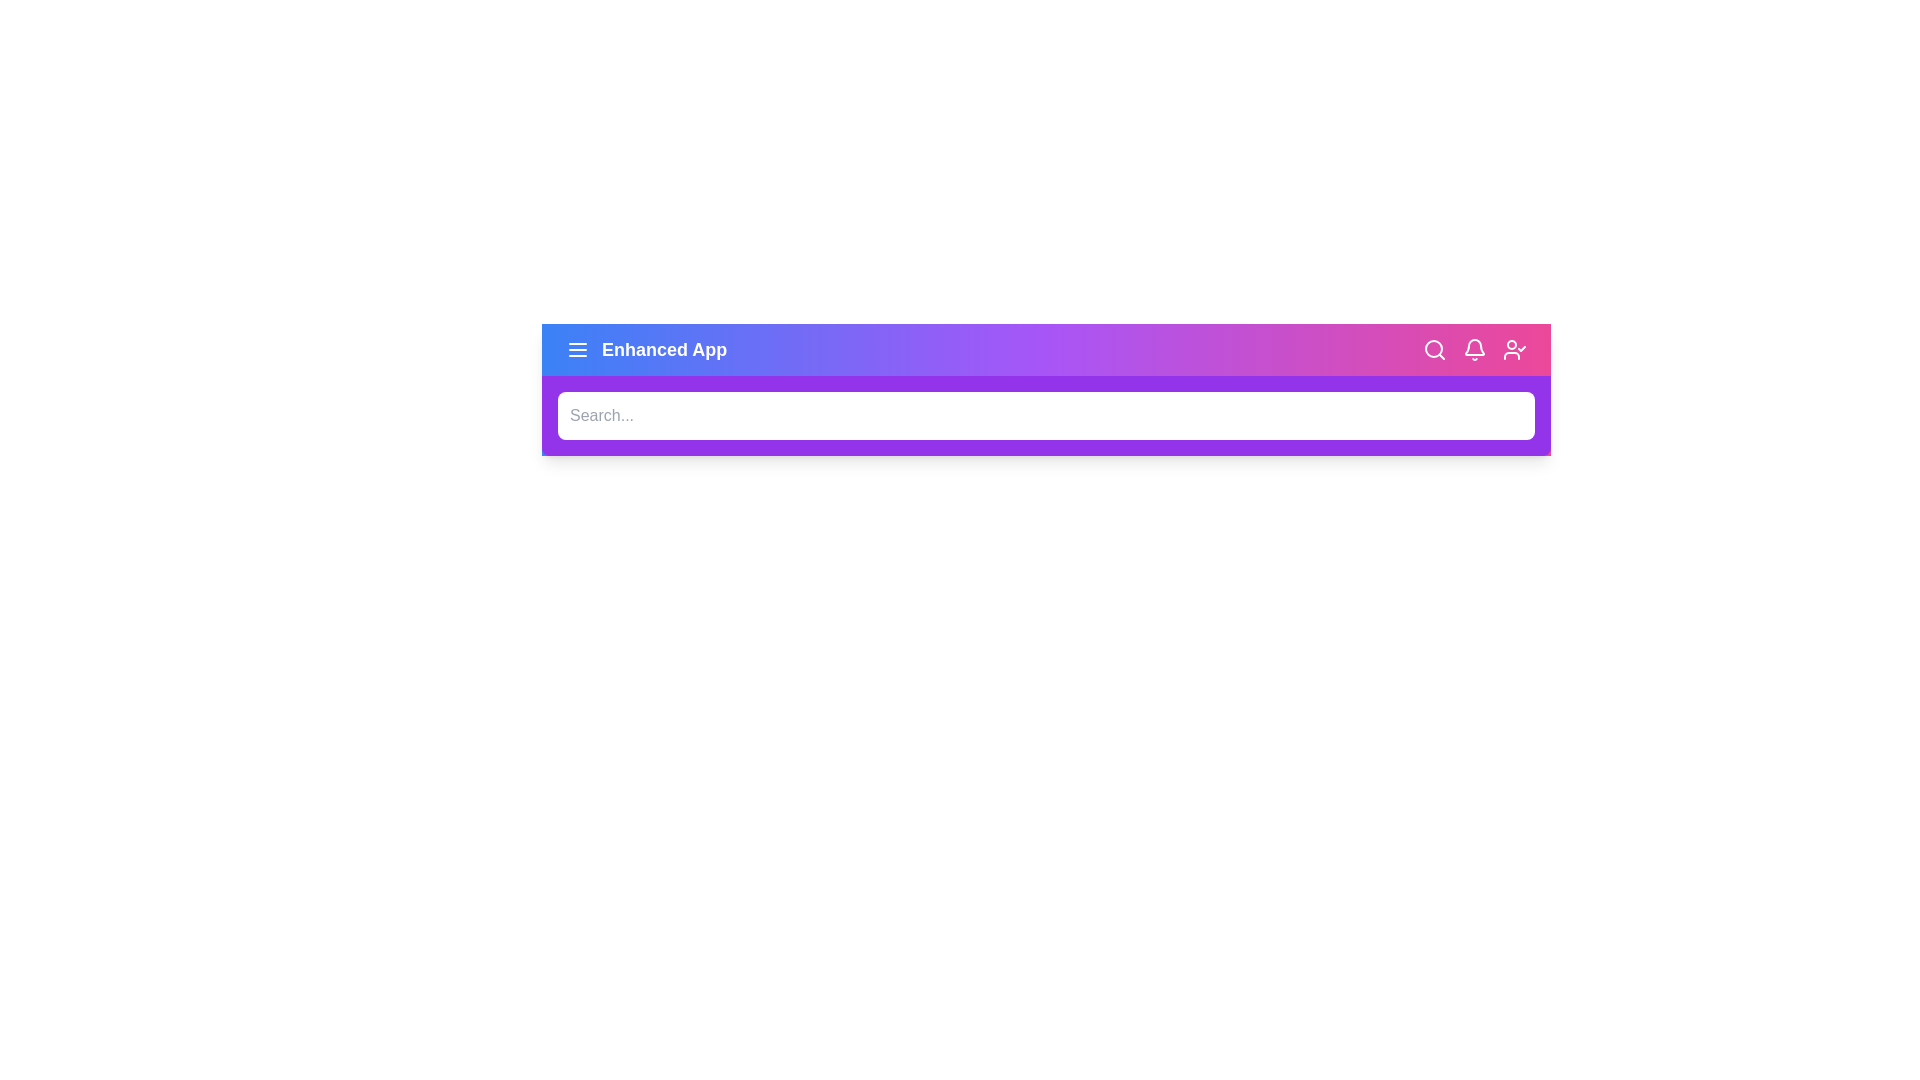 The width and height of the screenshot is (1920, 1080). What do you see at coordinates (1045, 415) in the screenshot?
I see `the search bar and type the query 'example query'` at bounding box center [1045, 415].